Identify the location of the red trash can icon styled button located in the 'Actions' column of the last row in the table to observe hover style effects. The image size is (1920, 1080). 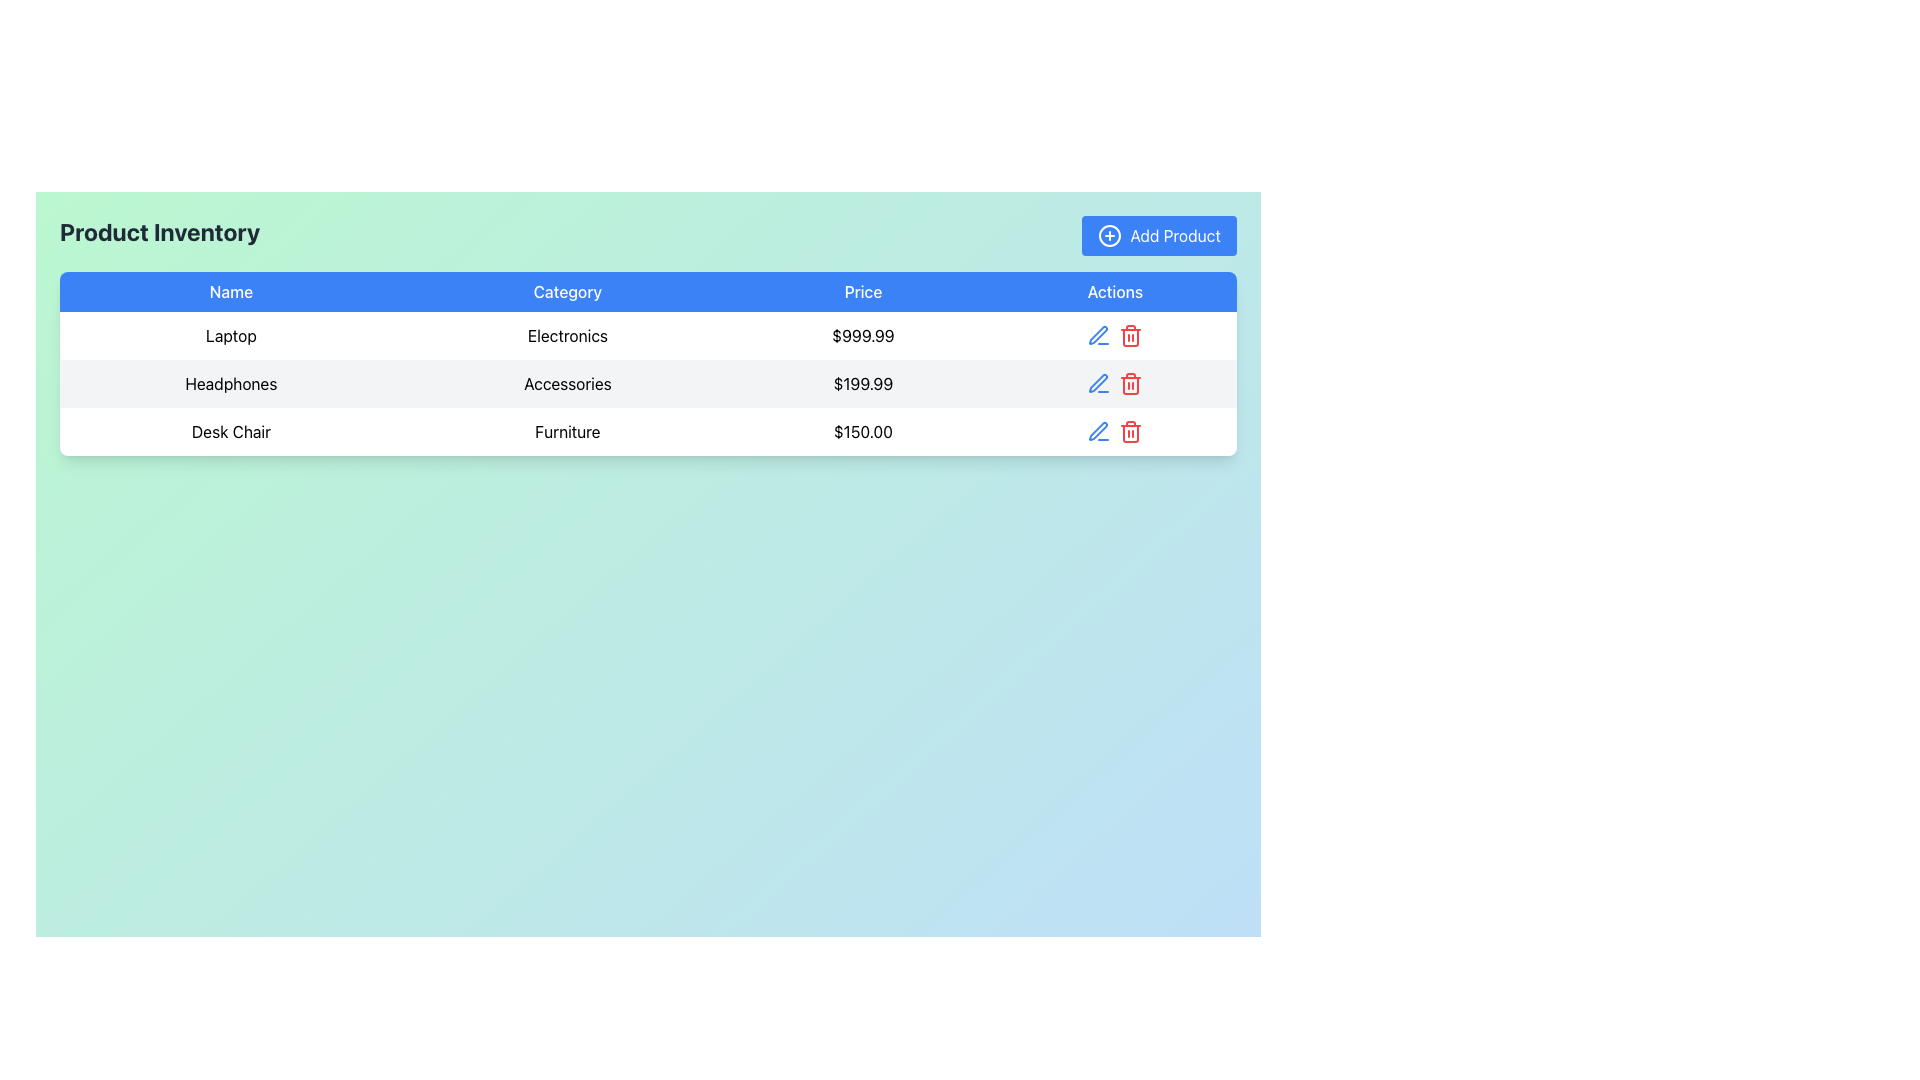
(1131, 431).